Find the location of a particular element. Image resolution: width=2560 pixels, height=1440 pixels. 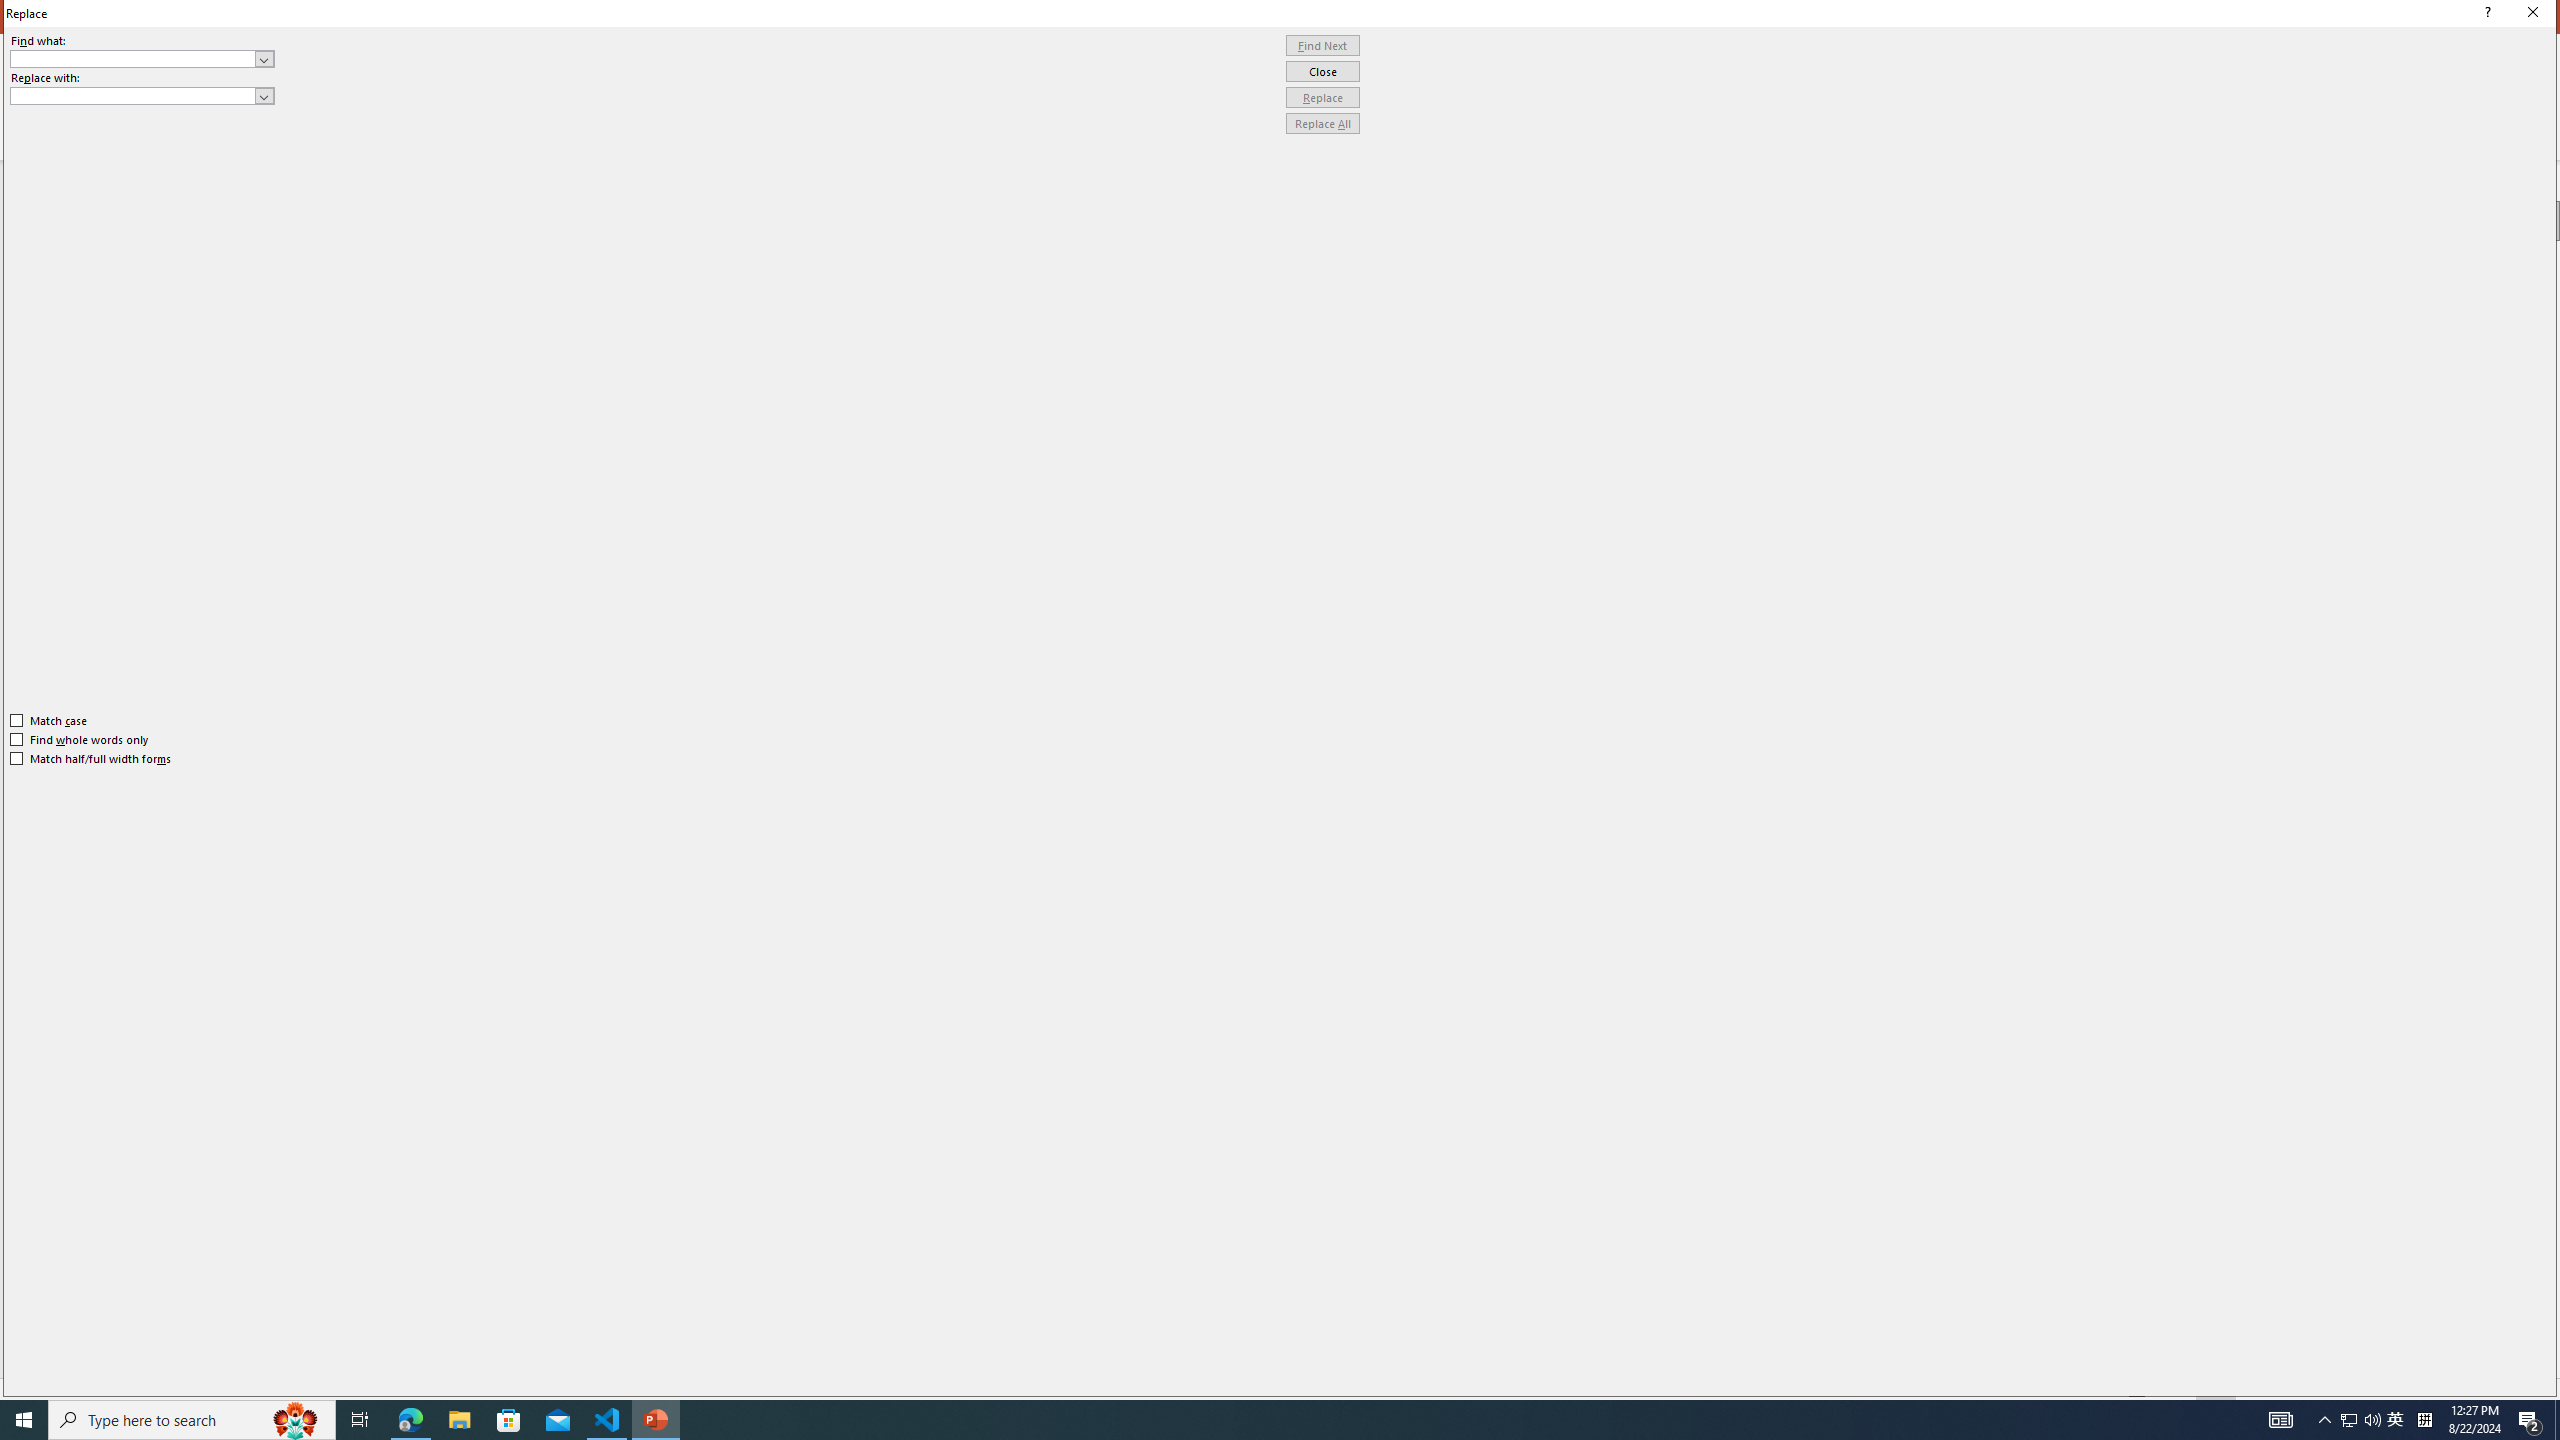

'Context help' is located at coordinates (2484, 15).